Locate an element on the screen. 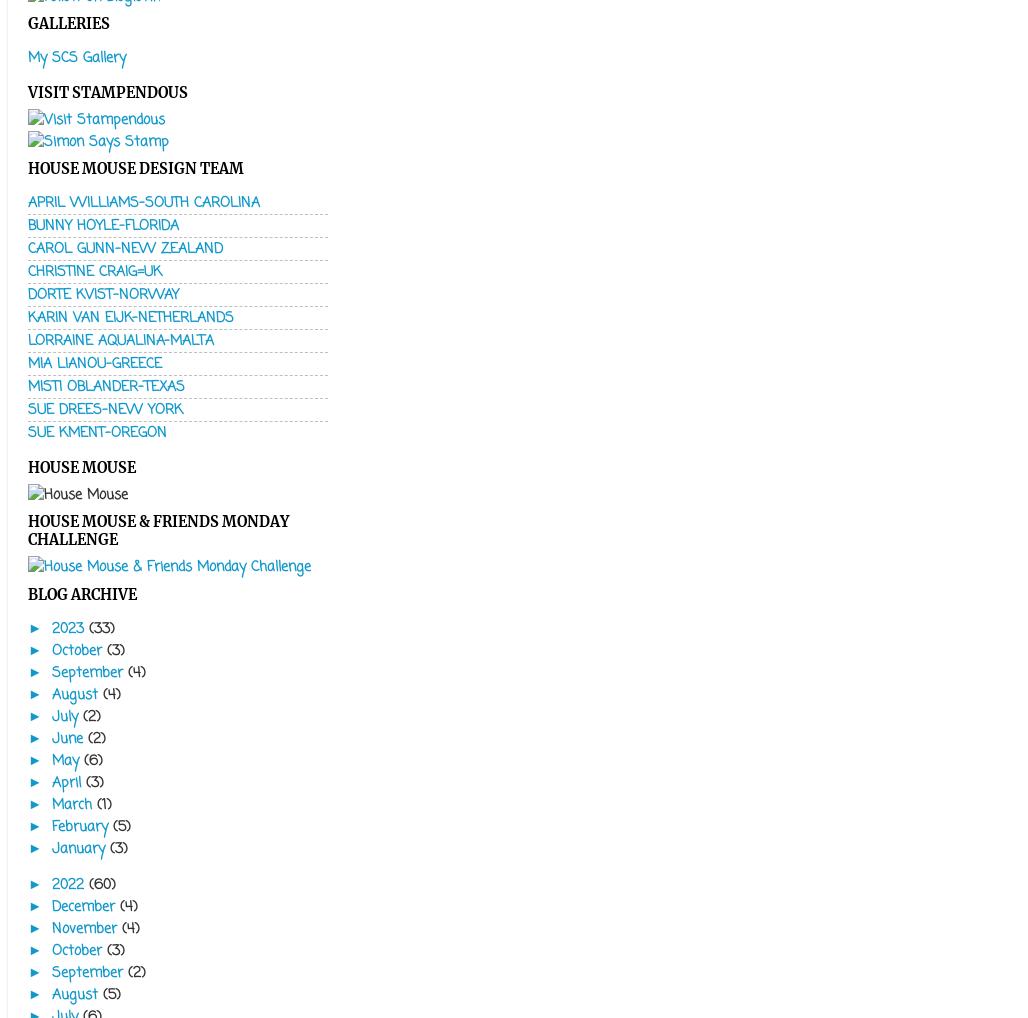 The height and width of the screenshot is (1018, 1028). '(60)' is located at coordinates (101, 885).